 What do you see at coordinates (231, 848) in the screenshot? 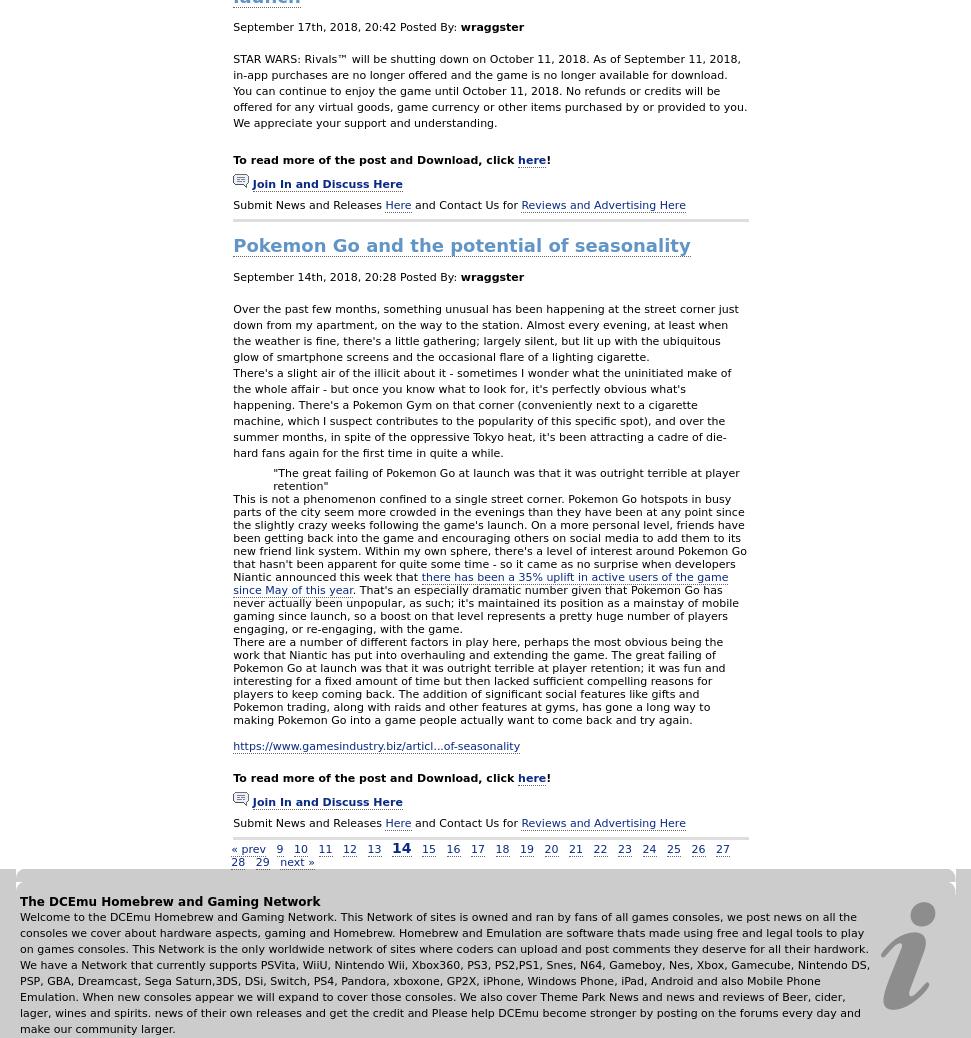
I see `'« prev'` at bounding box center [231, 848].